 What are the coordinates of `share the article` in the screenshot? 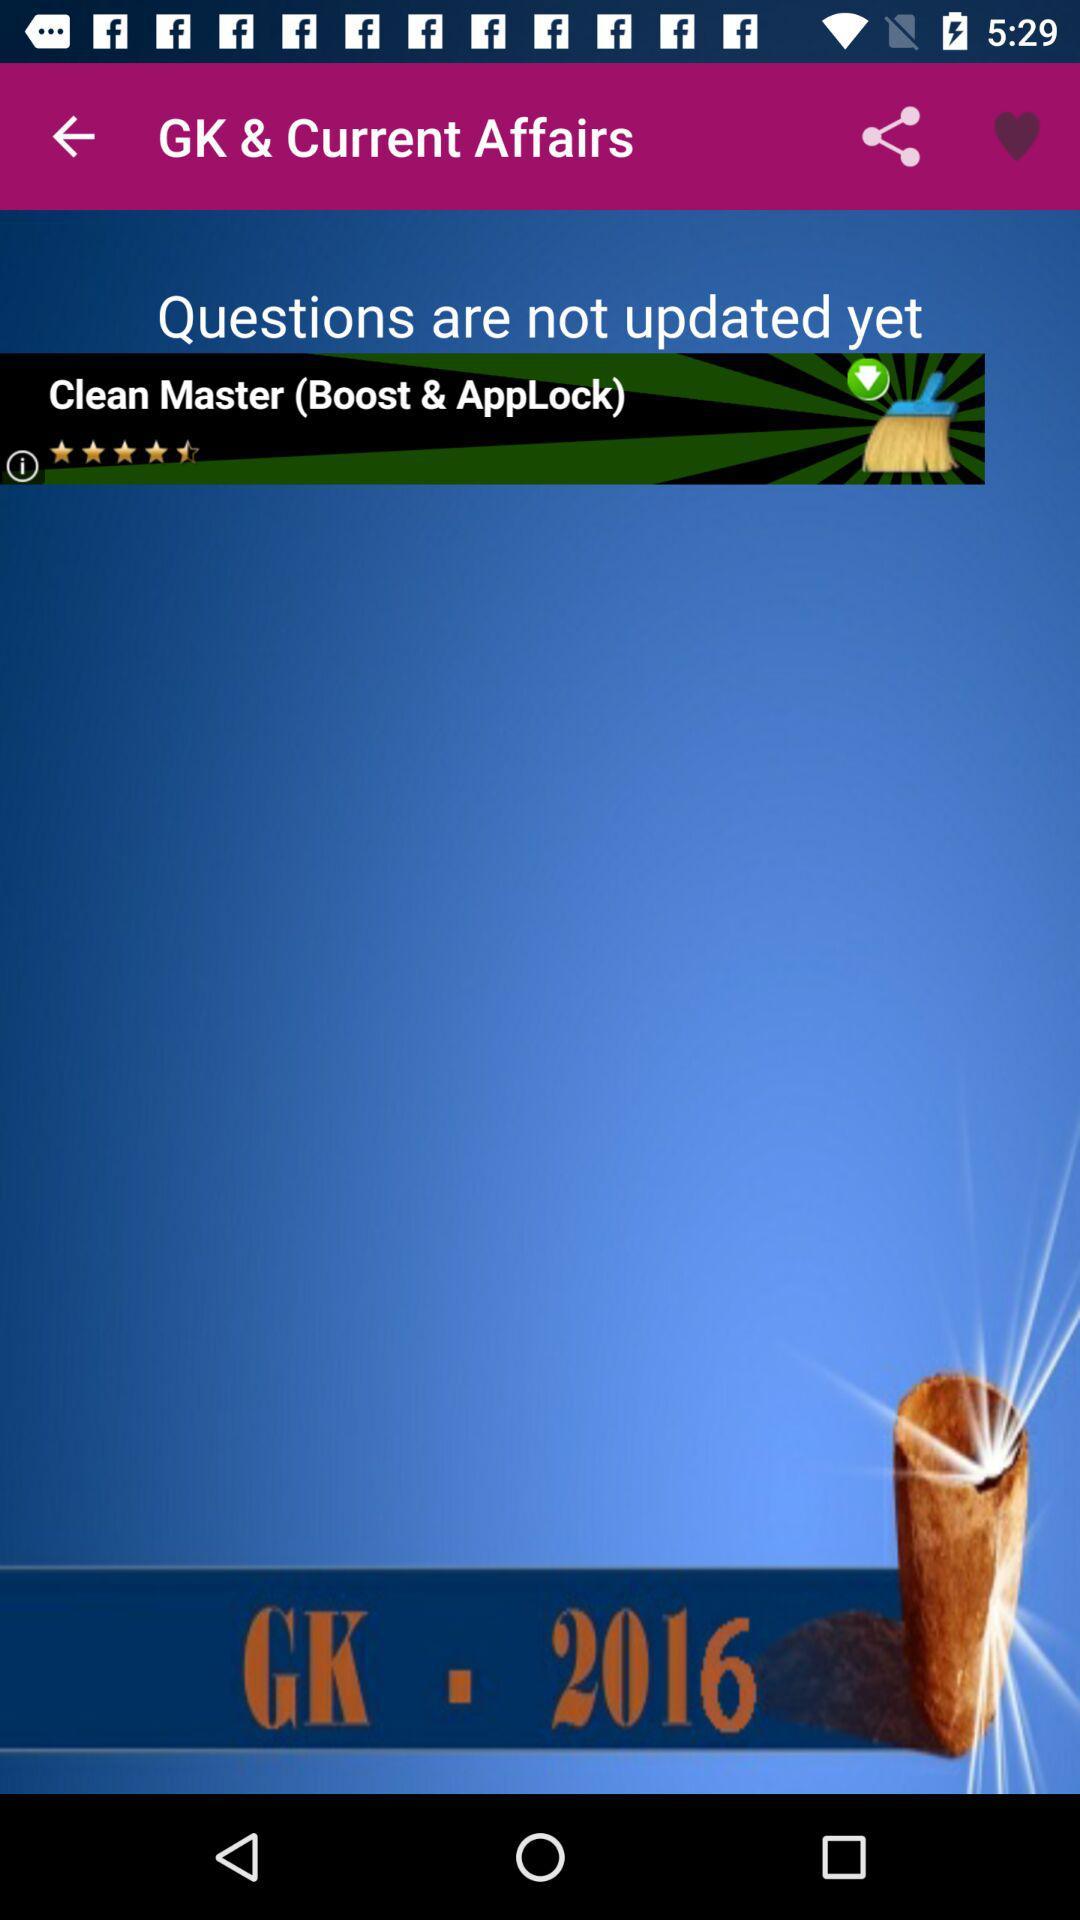 It's located at (492, 417).